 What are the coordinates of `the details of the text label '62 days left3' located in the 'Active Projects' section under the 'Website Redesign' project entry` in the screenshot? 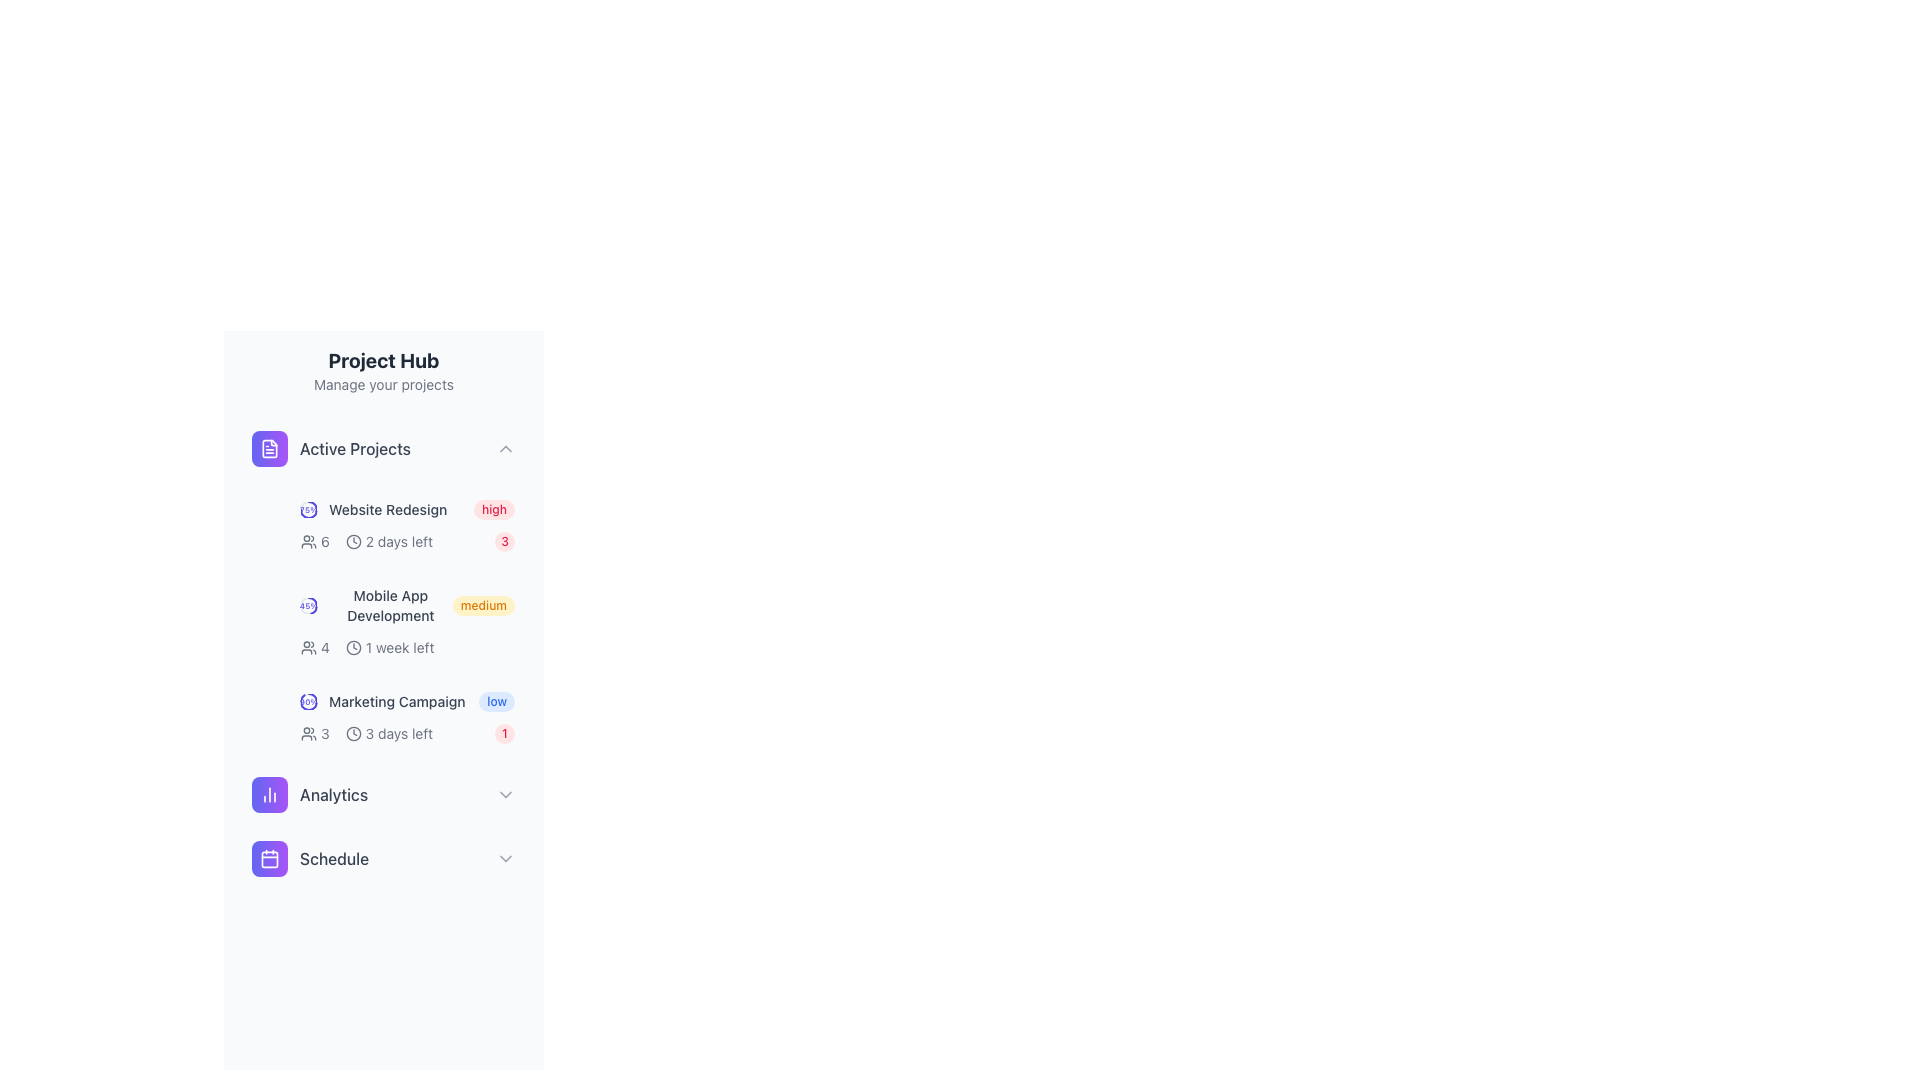 It's located at (407, 542).